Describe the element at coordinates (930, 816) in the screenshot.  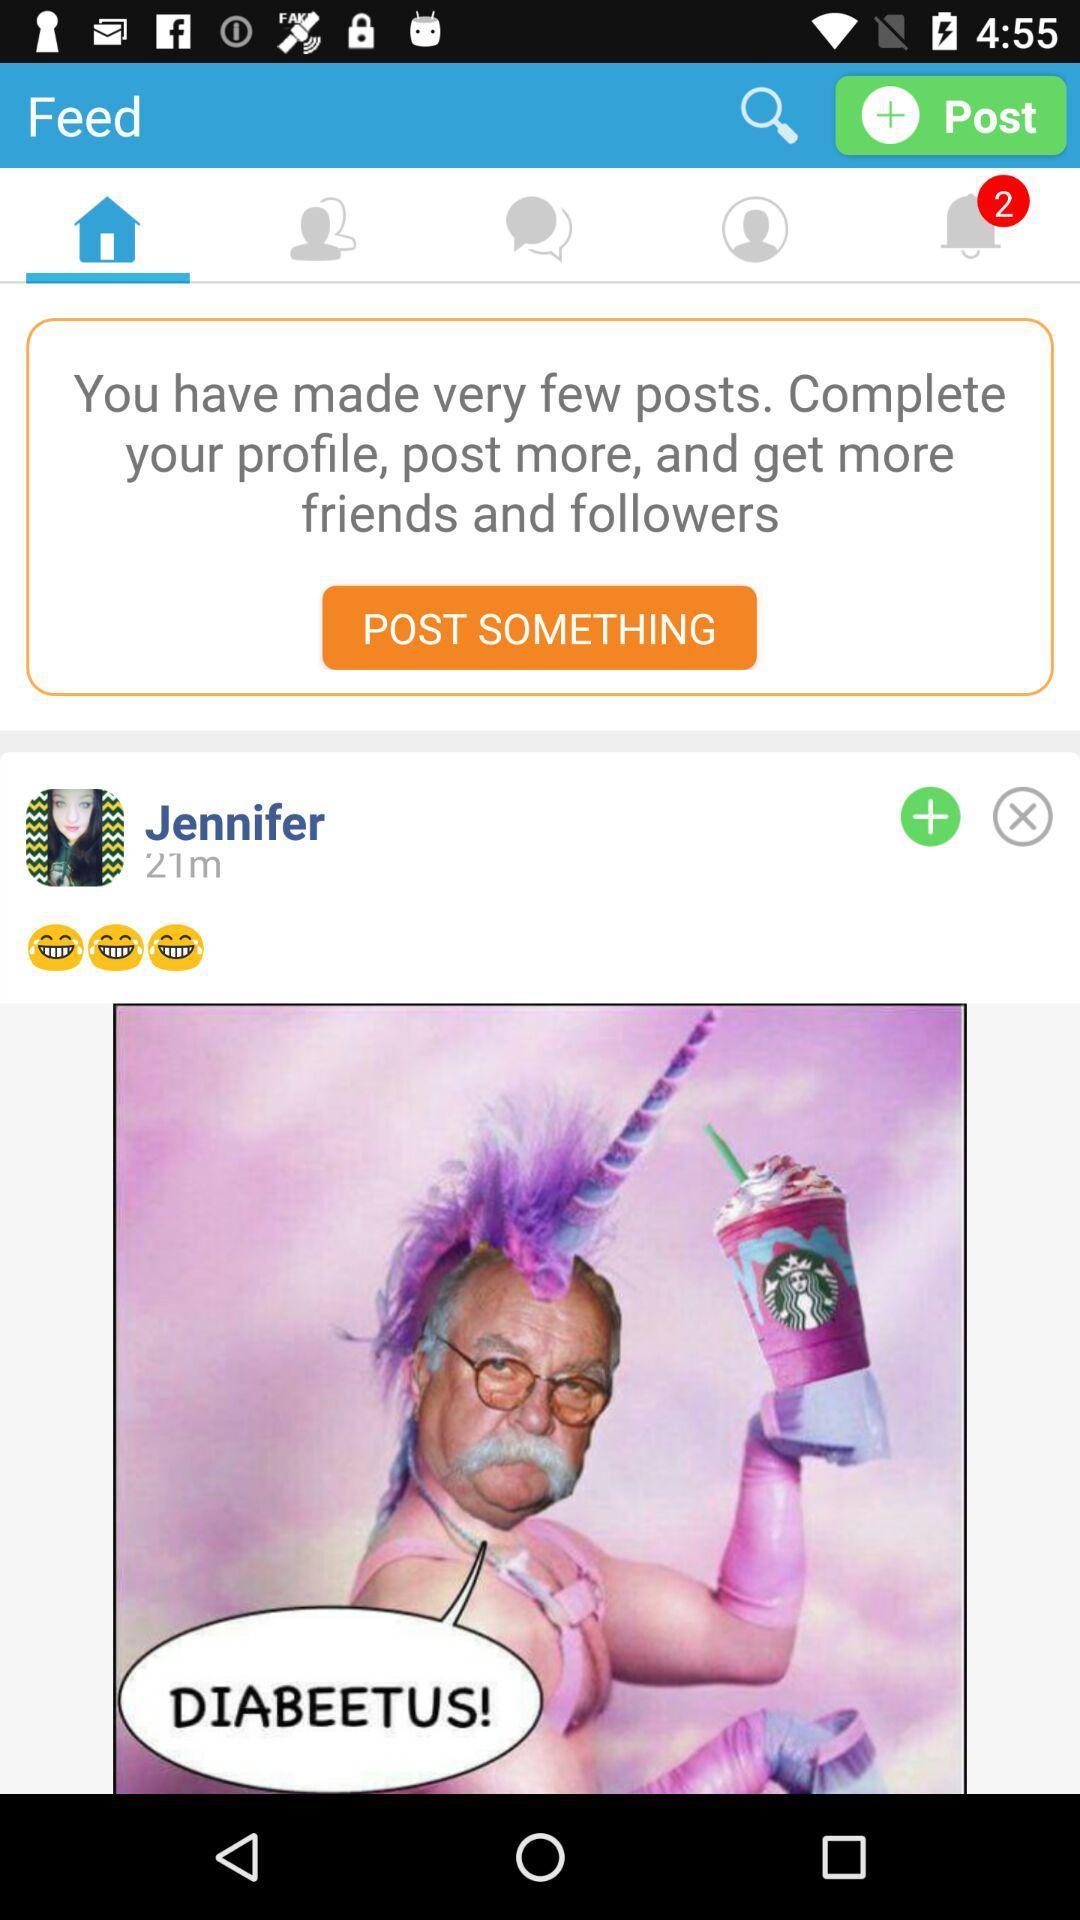
I see `add` at that location.